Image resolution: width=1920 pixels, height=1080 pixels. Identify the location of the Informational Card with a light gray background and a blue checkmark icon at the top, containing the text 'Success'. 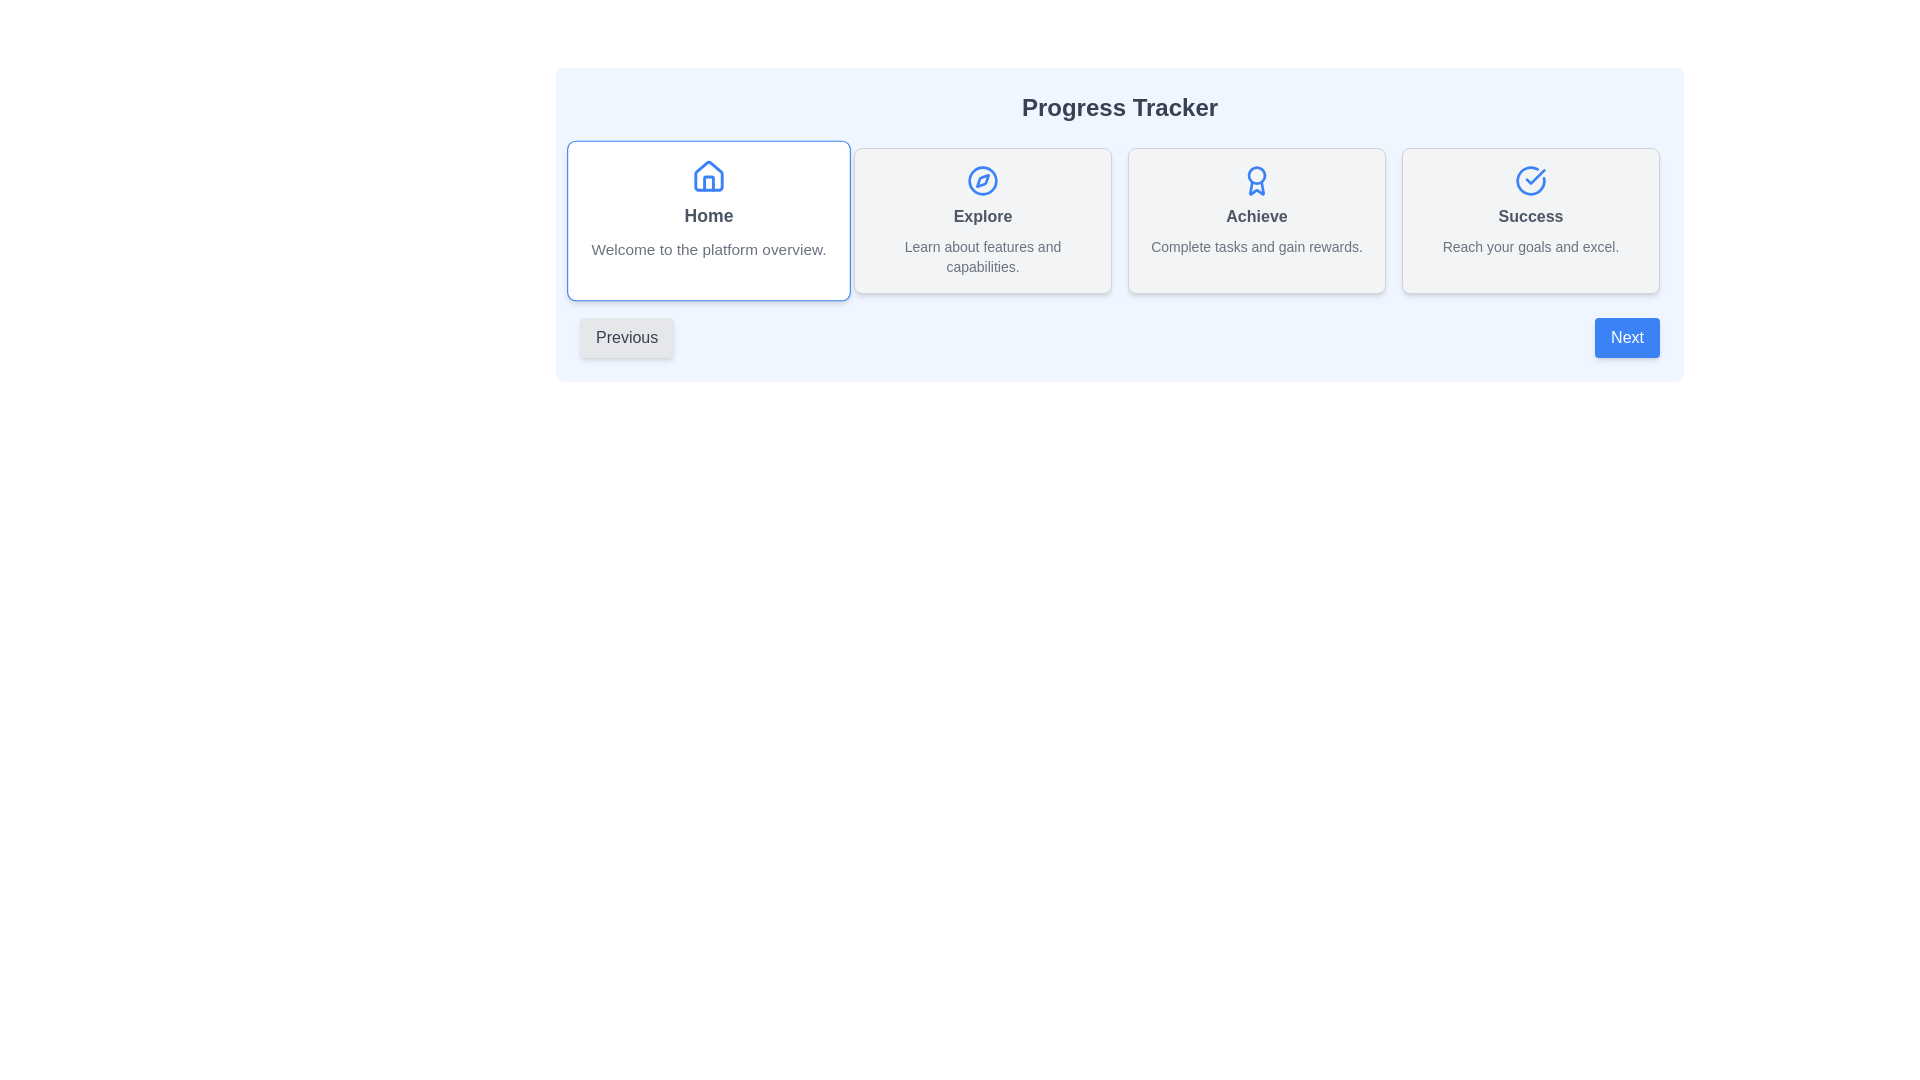
(1530, 220).